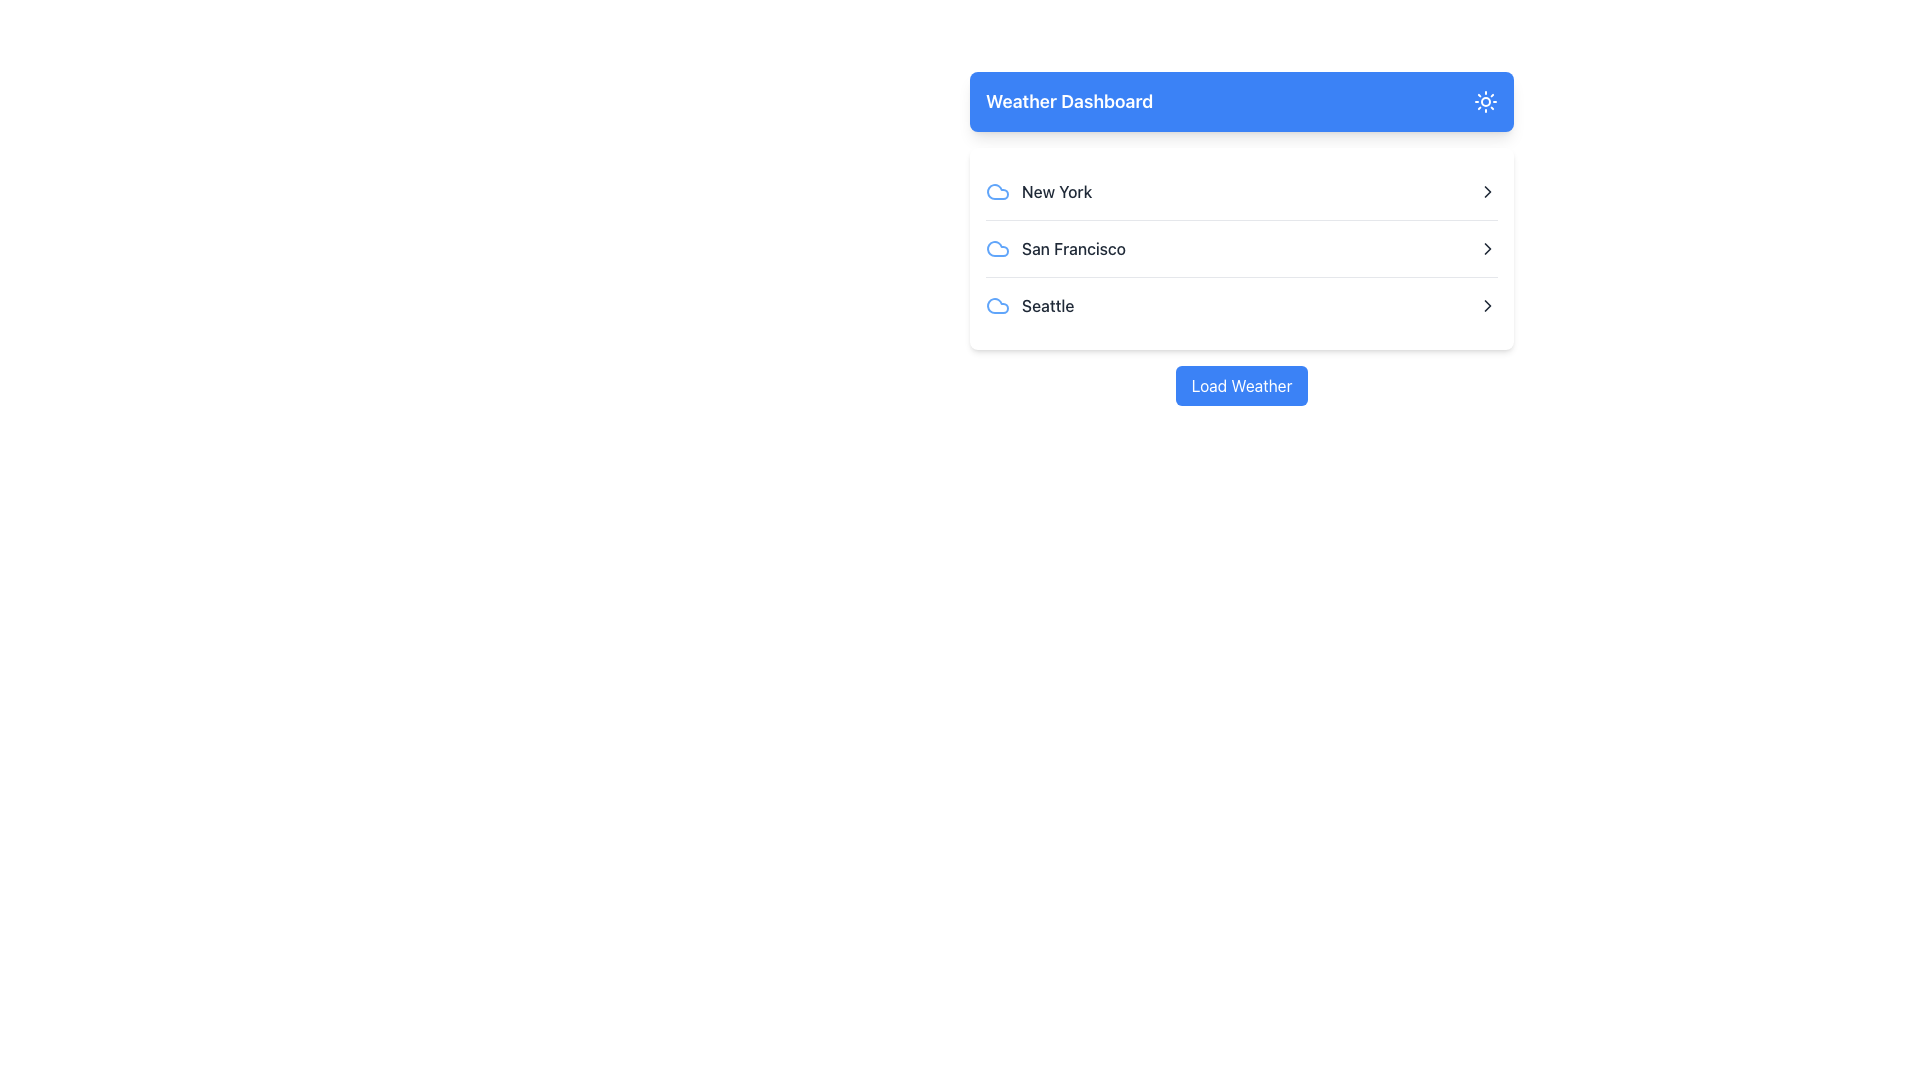 The height and width of the screenshot is (1080, 1920). What do you see at coordinates (998, 192) in the screenshot?
I see `the cloud-shaped icon outlined in blue, which is located to the left of the text 'New York' in the first row of the 'Weather Dashboard' card` at bounding box center [998, 192].